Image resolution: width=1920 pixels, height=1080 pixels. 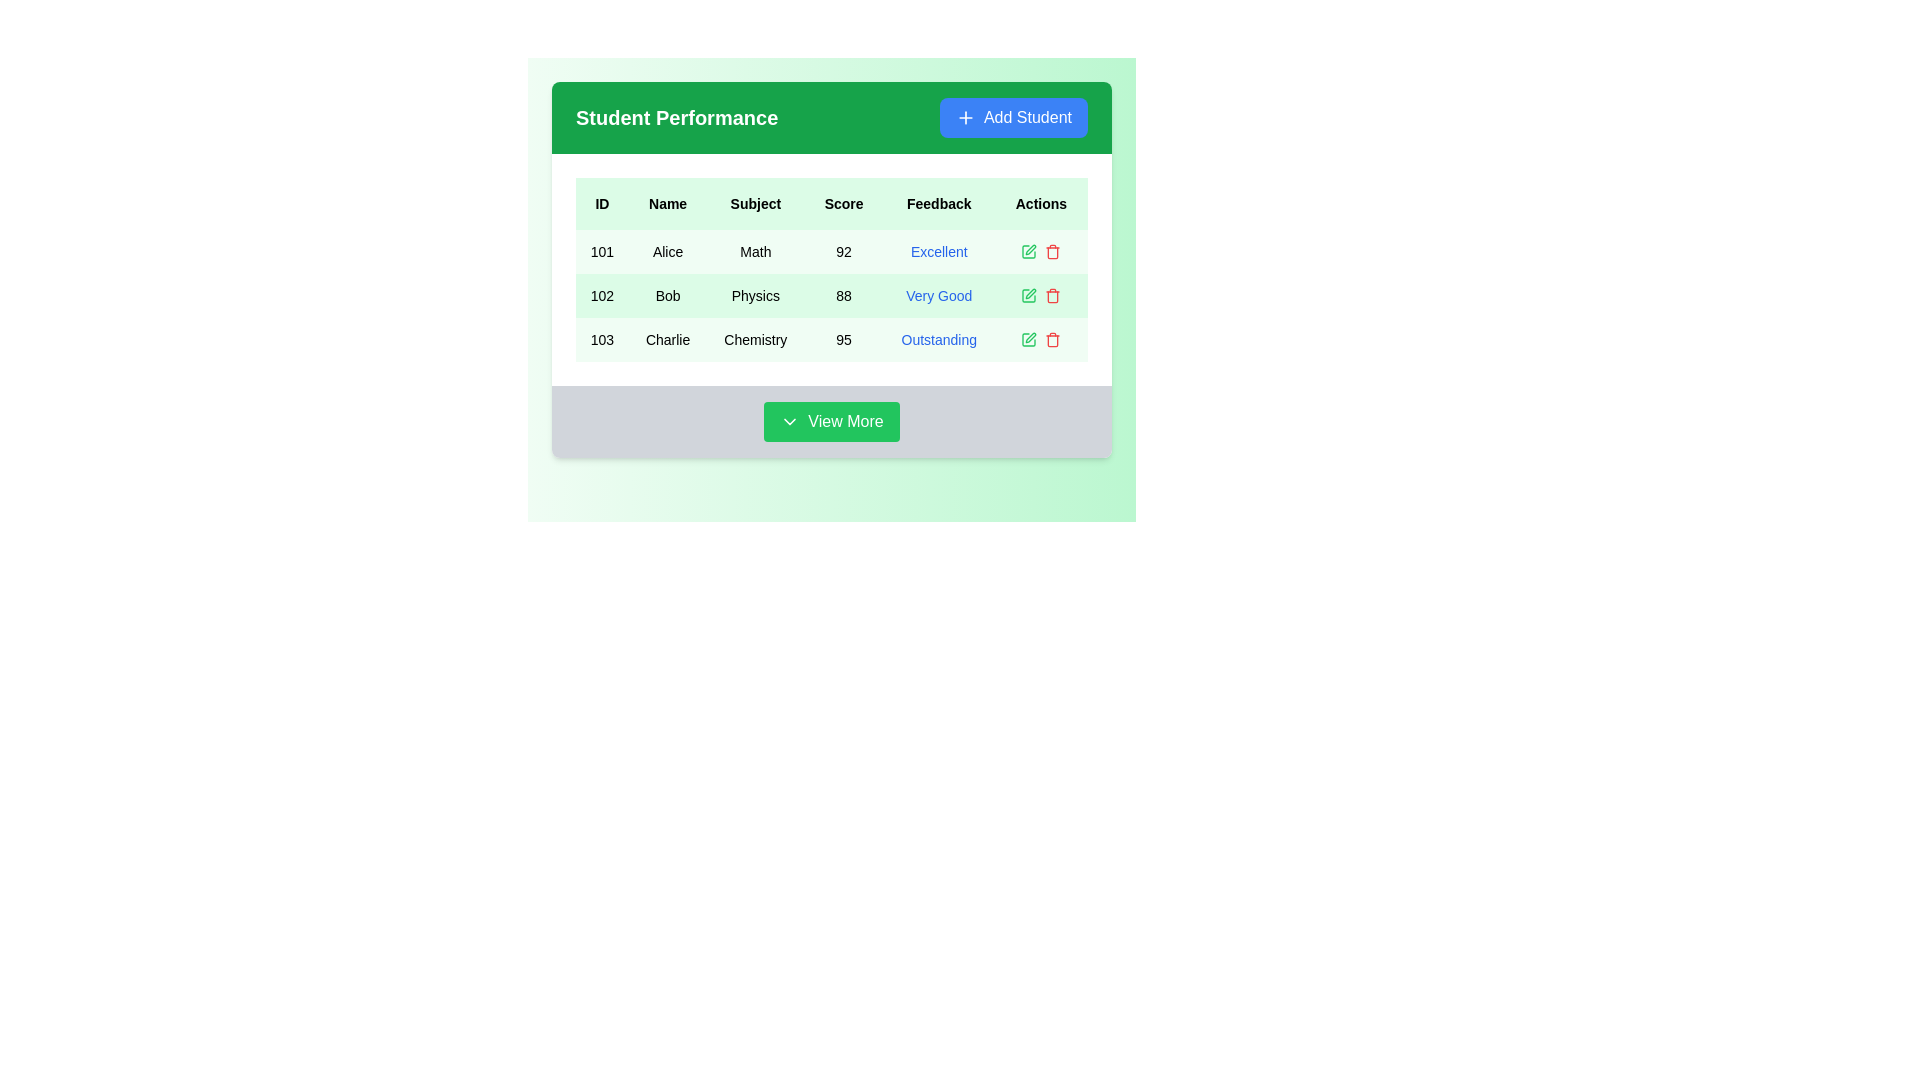 What do you see at coordinates (1029, 296) in the screenshot?
I see `the edit icon button in the Actions column of the table to initiate editing for the student named 'Bob.'` at bounding box center [1029, 296].